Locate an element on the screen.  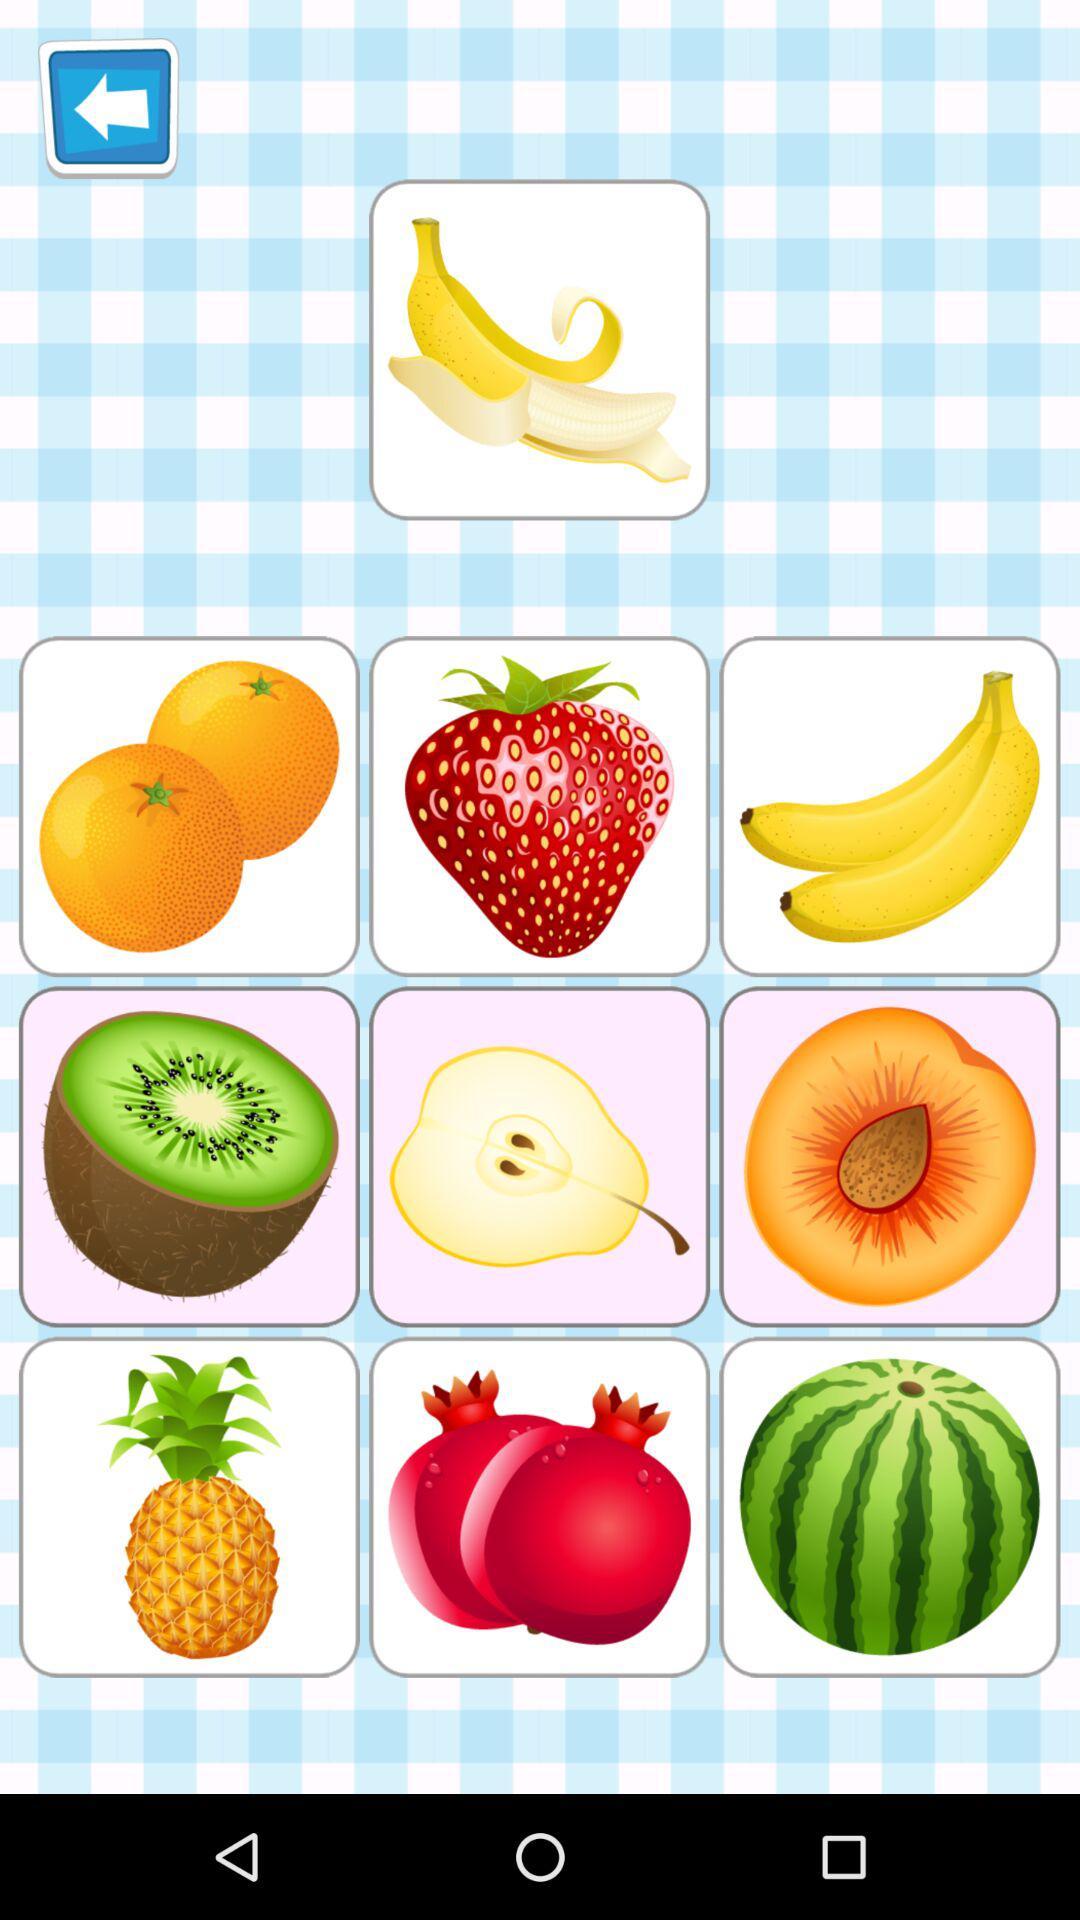
icon at the top left corner is located at coordinates (108, 107).